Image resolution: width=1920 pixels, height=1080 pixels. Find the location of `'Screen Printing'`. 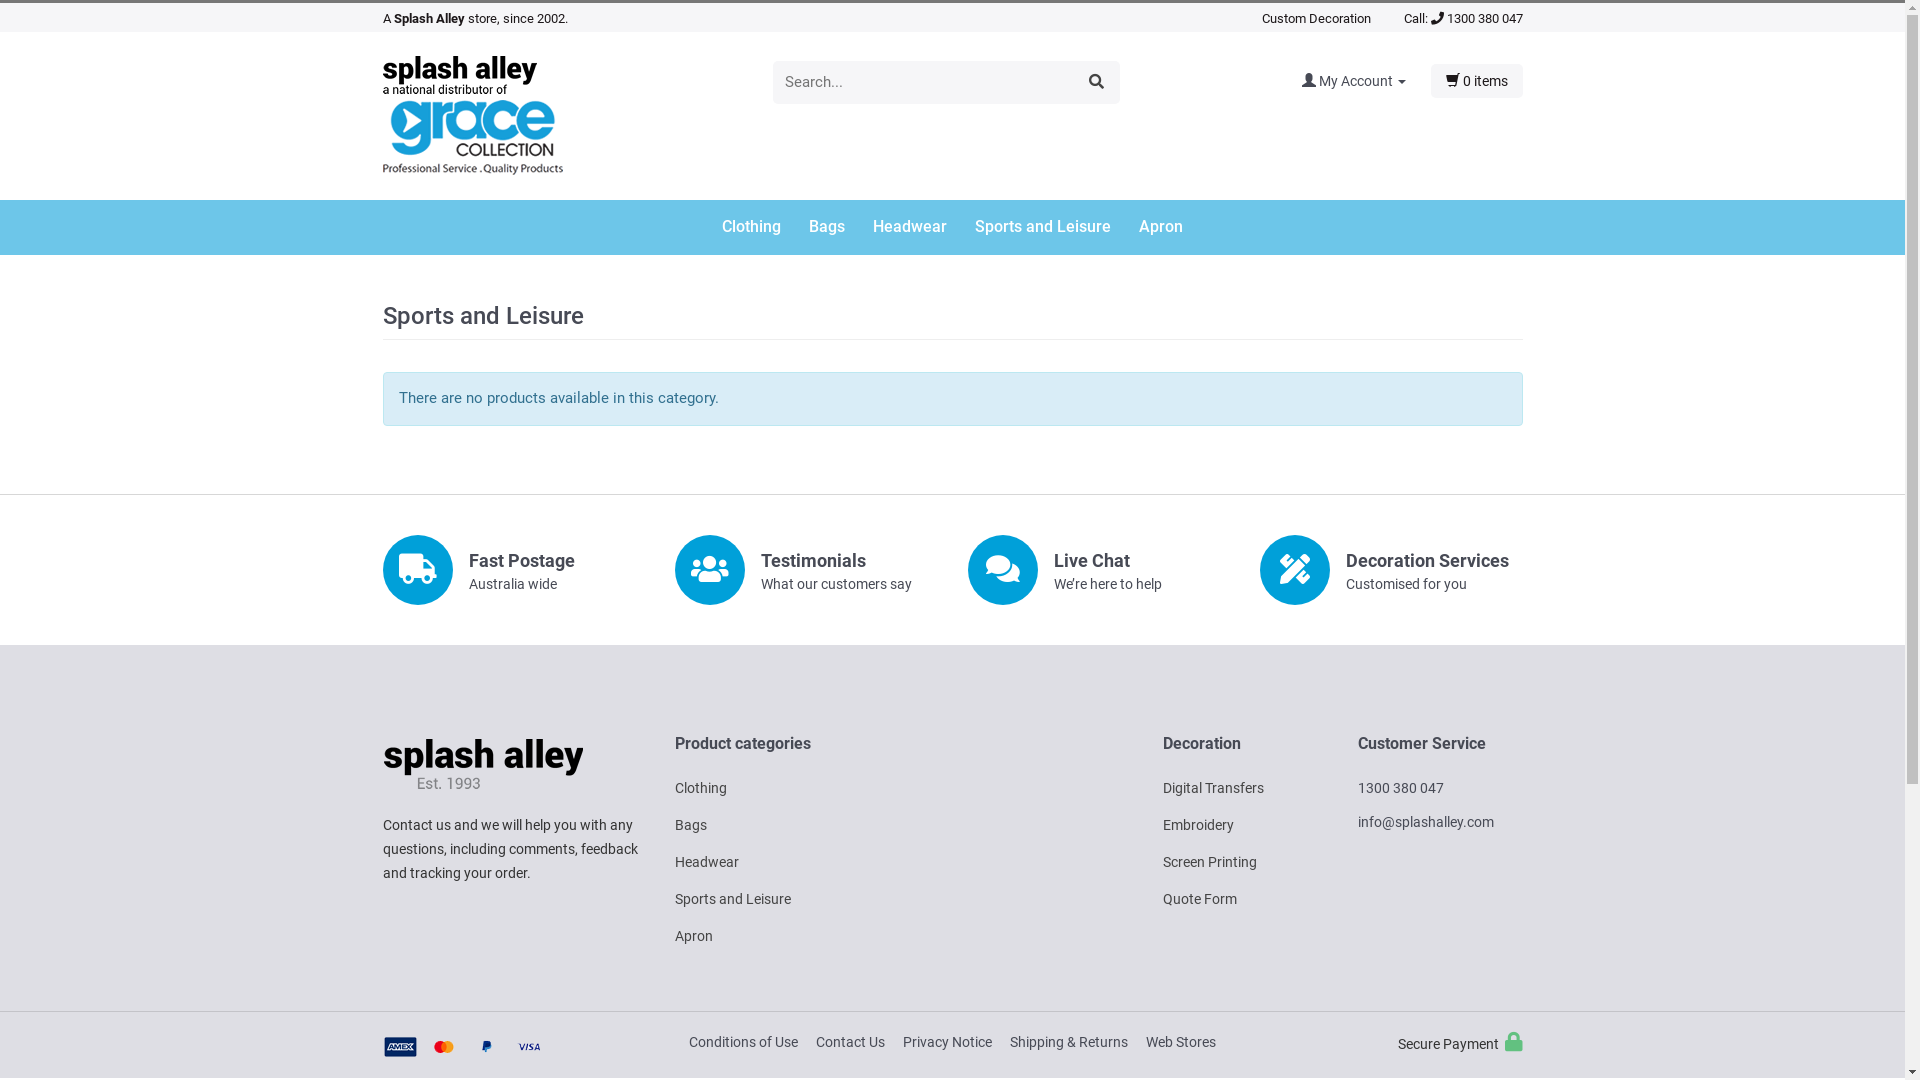

'Screen Printing' is located at coordinates (1208, 860).